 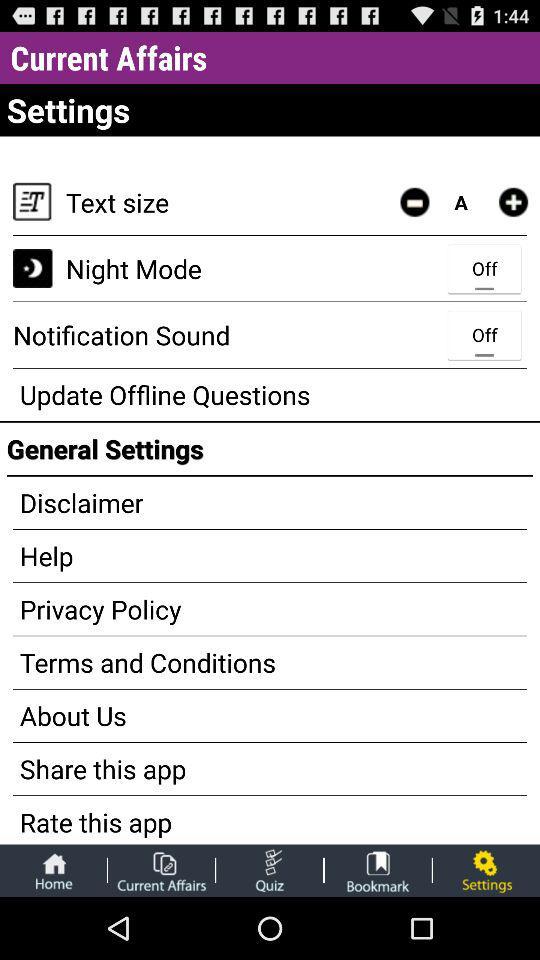 What do you see at coordinates (513, 202) in the screenshot?
I see `icon below the settings item` at bounding box center [513, 202].